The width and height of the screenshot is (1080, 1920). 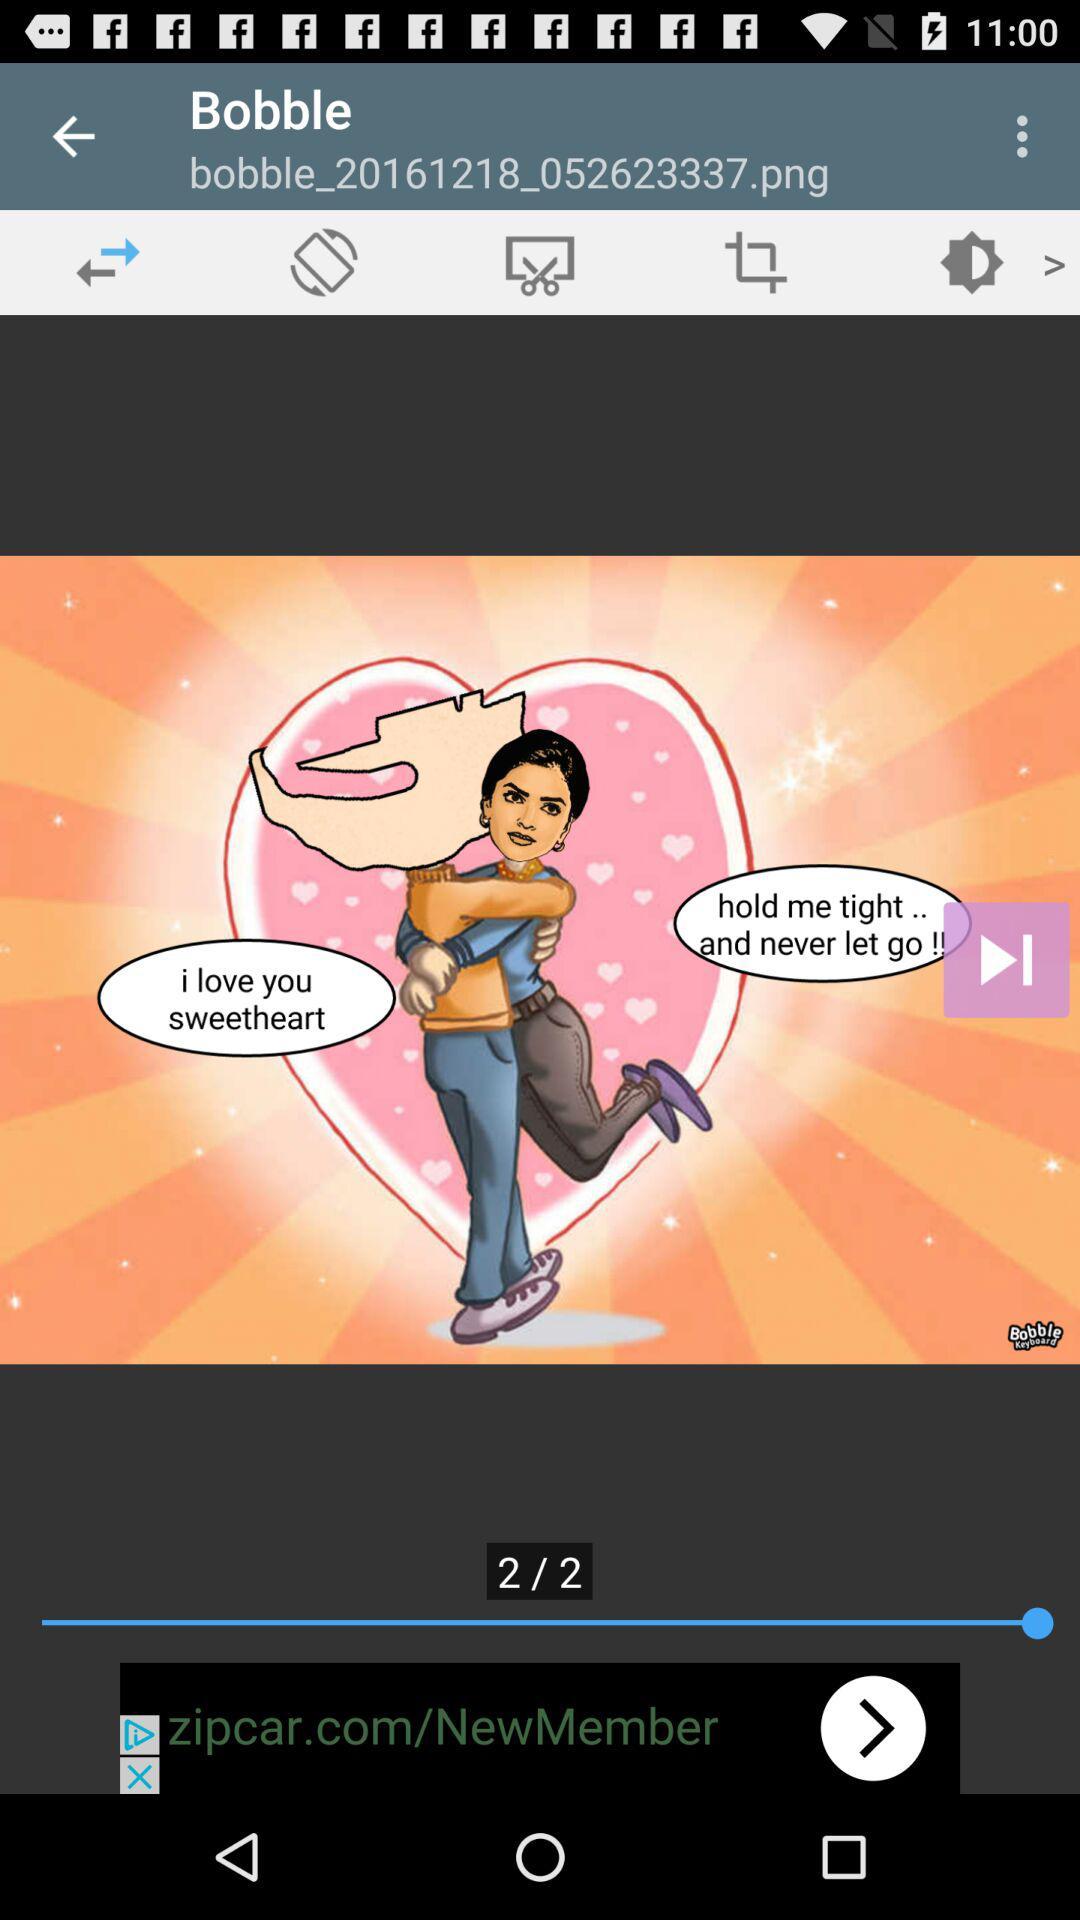 I want to click on edit brightness, so click(x=971, y=261).